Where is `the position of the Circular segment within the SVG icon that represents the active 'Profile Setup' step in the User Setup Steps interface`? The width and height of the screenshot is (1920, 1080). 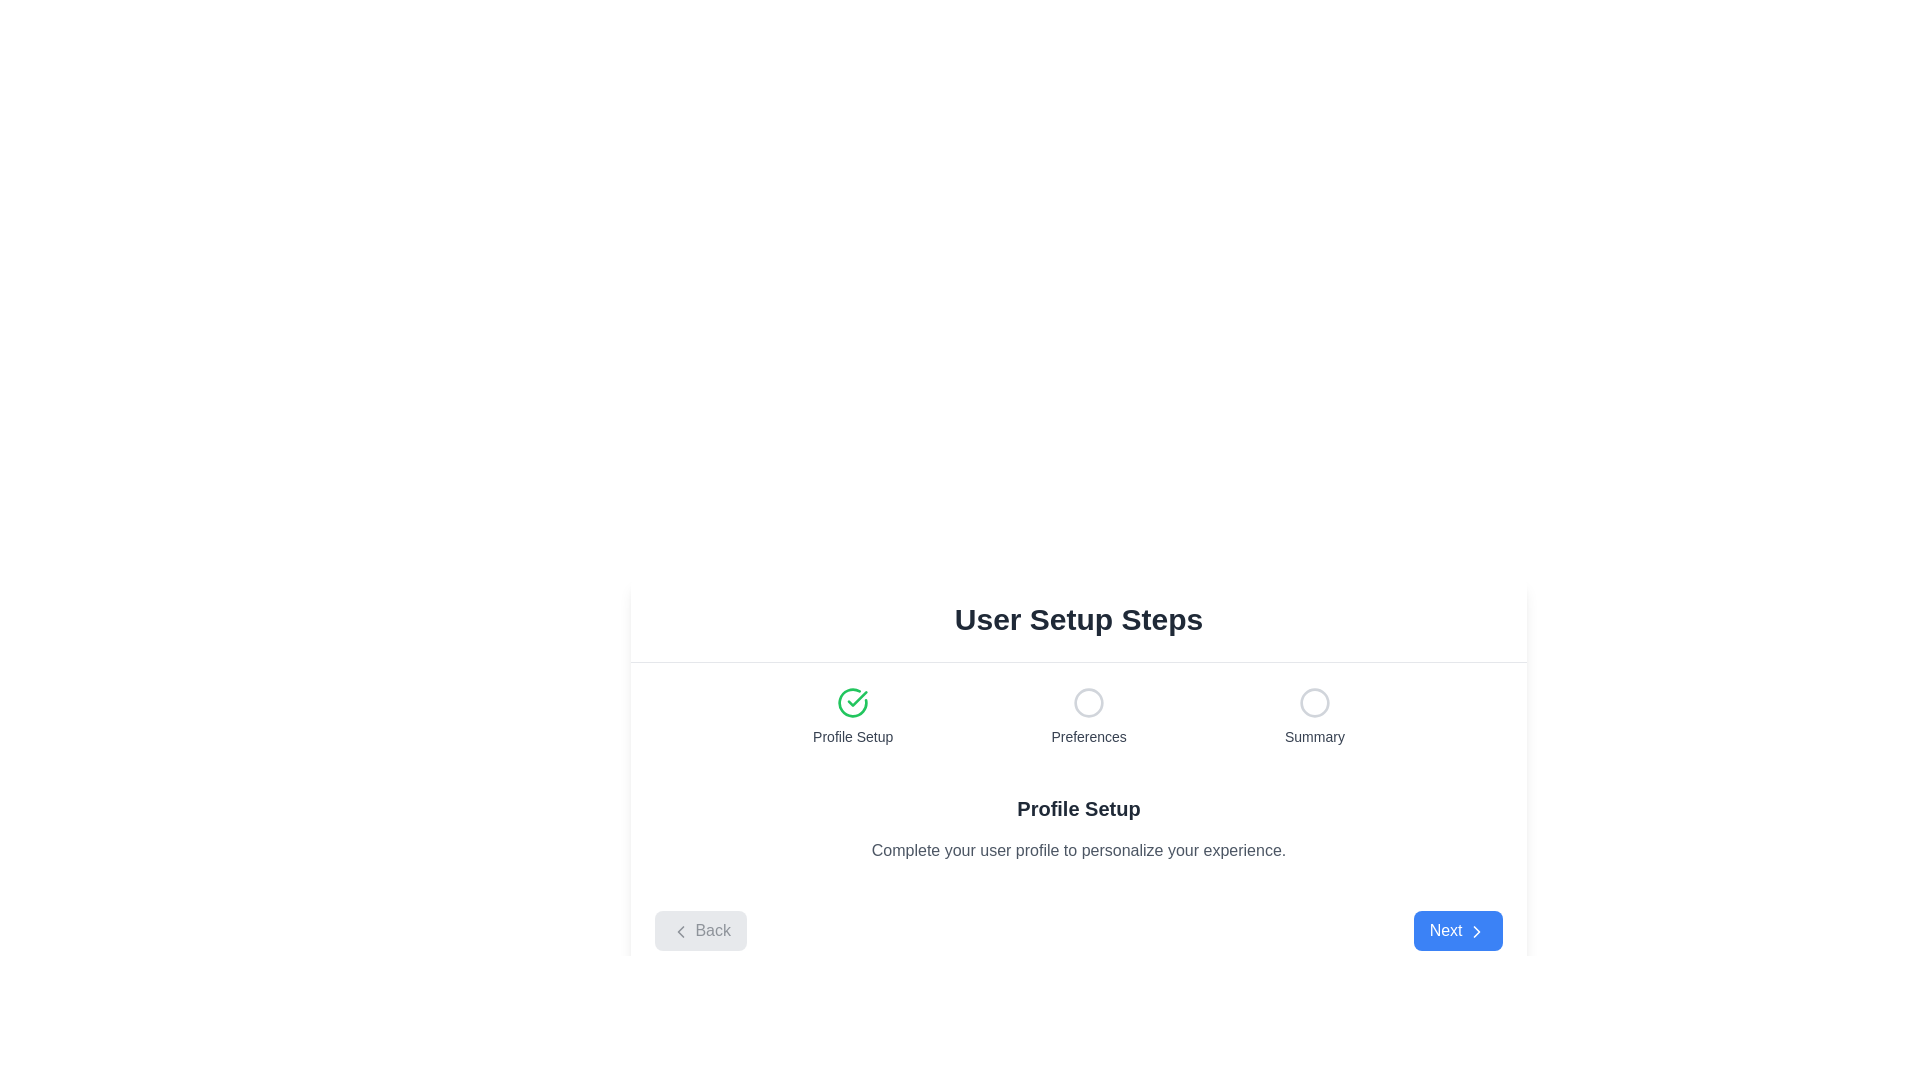
the position of the Circular segment within the SVG icon that represents the active 'Profile Setup' step in the User Setup Steps interface is located at coordinates (853, 701).